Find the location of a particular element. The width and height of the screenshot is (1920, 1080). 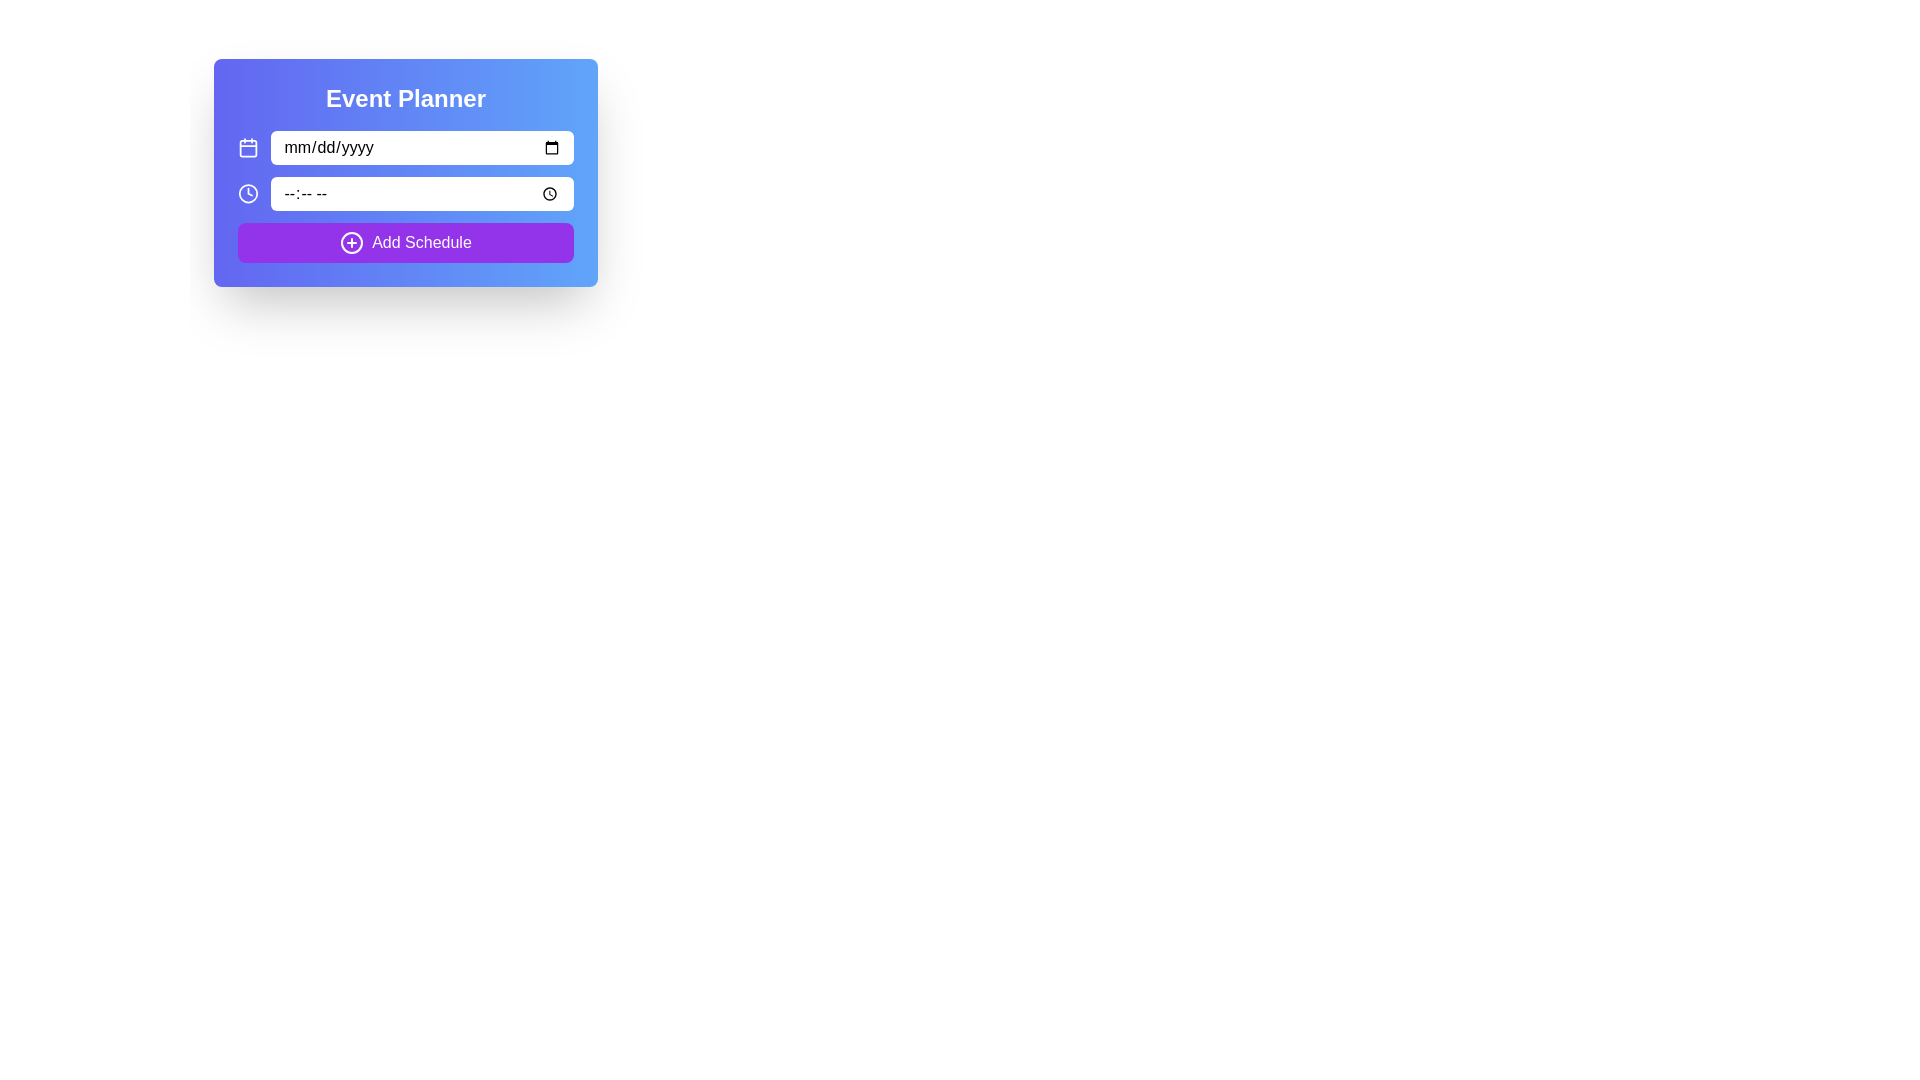

the circular '+' icon with a purple background and white border located inside the 'Add Schedule' button, positioned towards its left side is located at coordinates (352, 242).